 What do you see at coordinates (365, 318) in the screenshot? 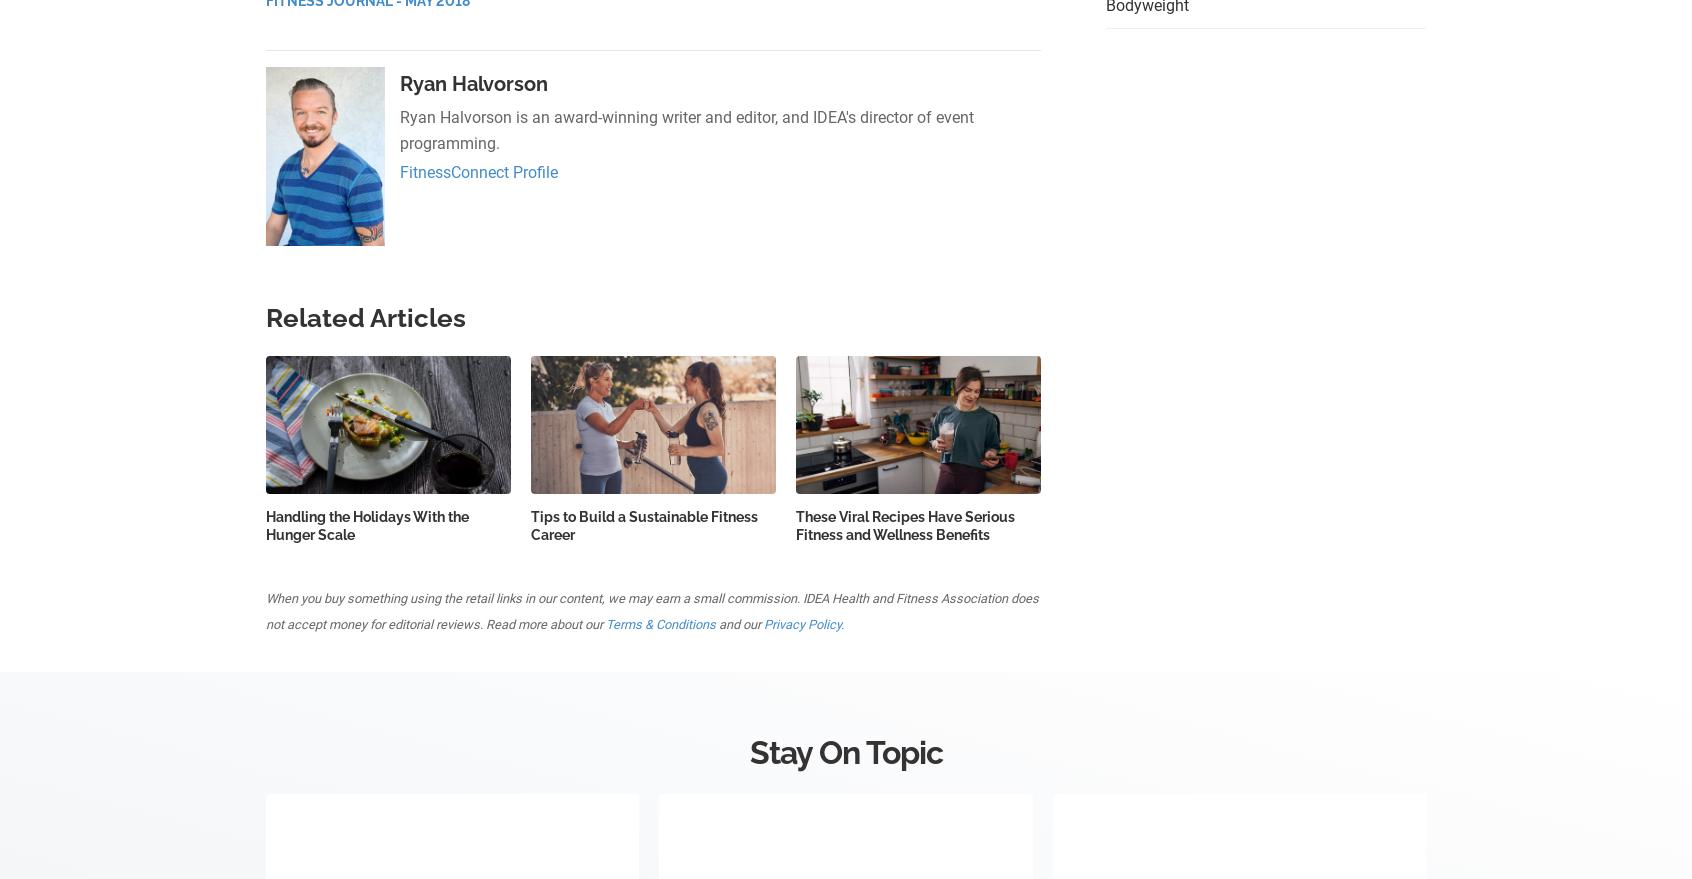
I see `'Related Articles'` at bounding box center [365, 318].